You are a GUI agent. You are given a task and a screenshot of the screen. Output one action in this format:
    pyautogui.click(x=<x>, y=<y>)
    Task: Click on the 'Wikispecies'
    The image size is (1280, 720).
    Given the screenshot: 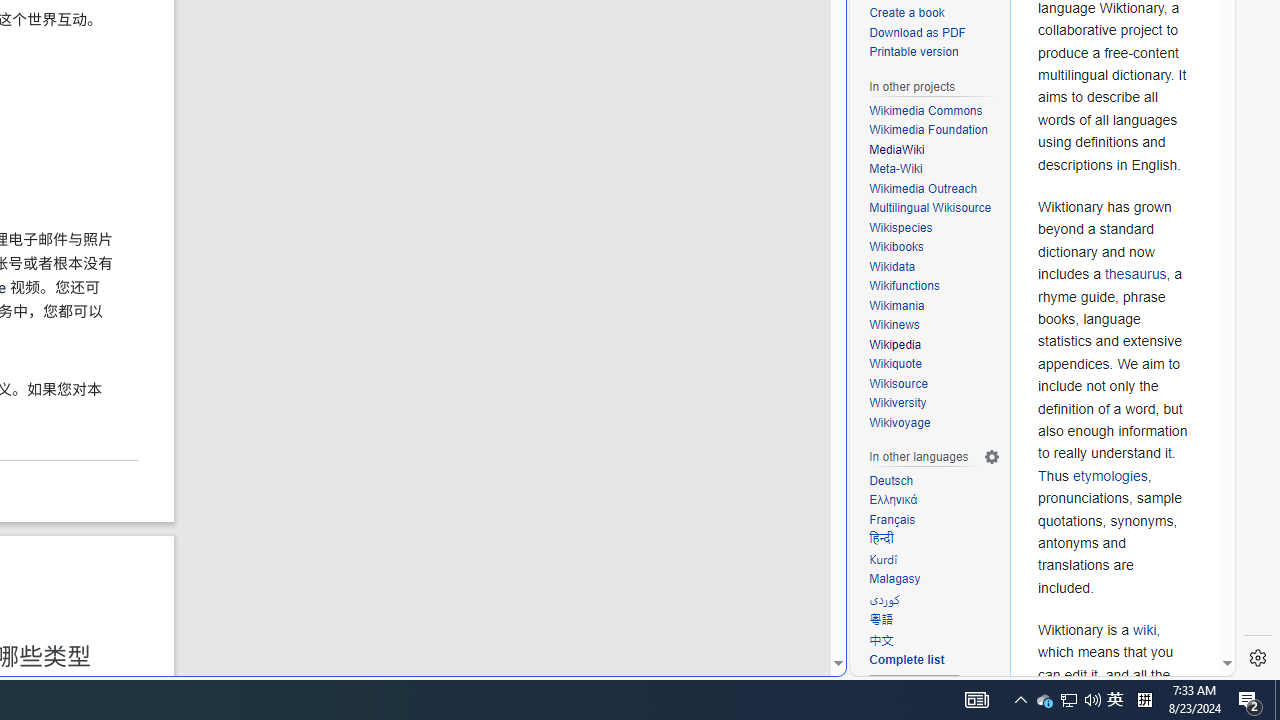 What is the action you would take?
    pyautogui.click(x=934, y=227)
    